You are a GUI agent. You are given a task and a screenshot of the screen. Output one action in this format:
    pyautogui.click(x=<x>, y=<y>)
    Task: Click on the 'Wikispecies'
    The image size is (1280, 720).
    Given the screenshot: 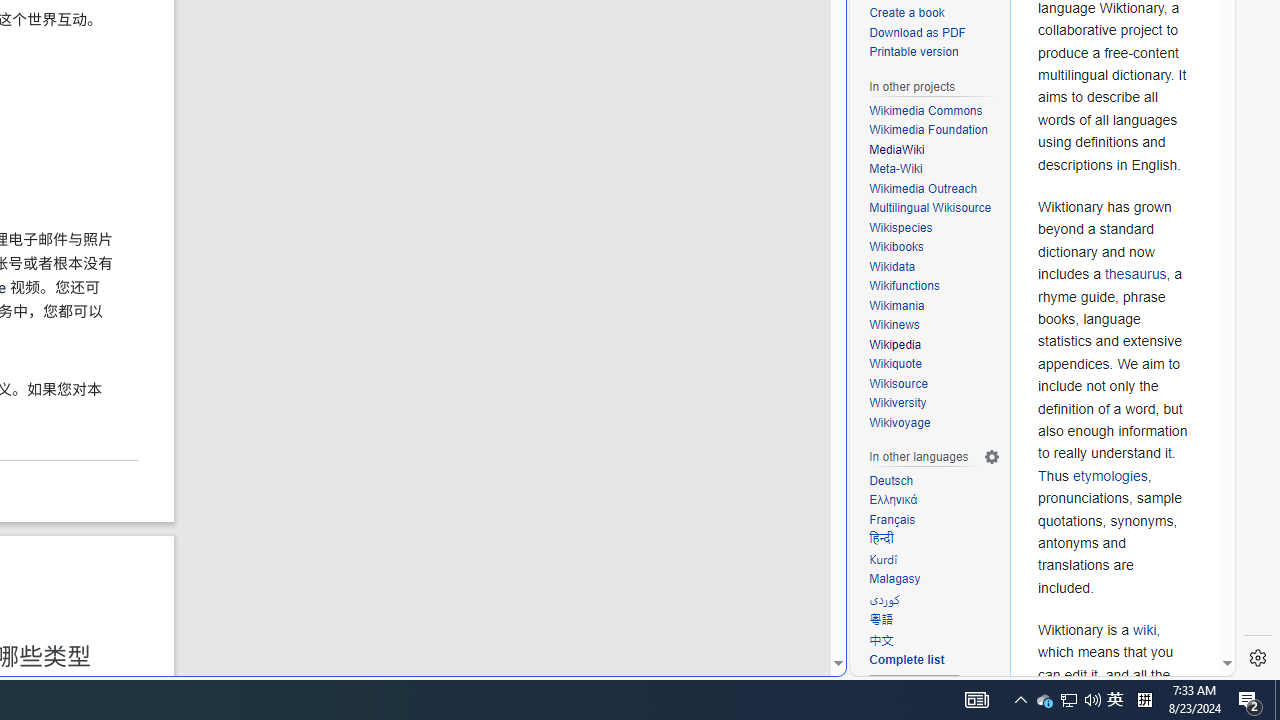 What is the action you would take?
    pyautogui.click(x=934, y=227)
    